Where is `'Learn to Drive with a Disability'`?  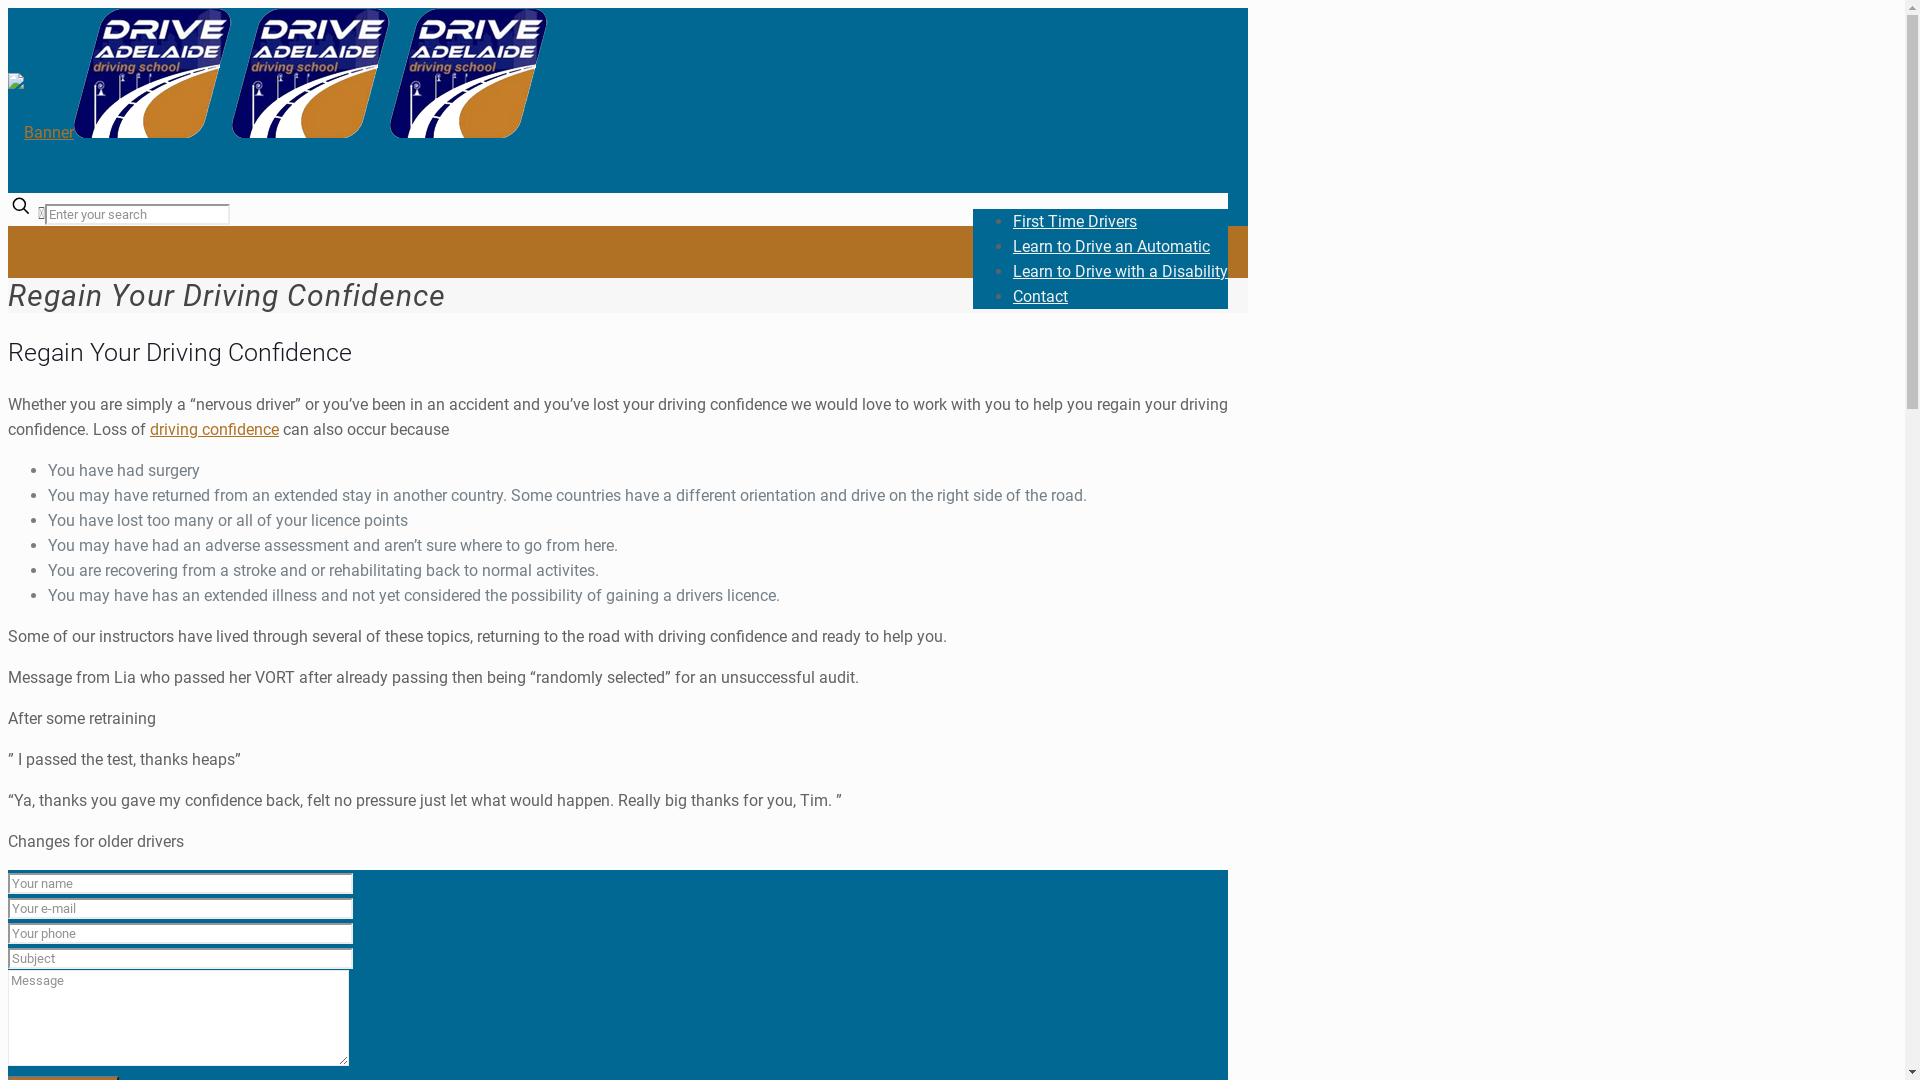 'Learn to Drive with a Disability' is located at coordinates (1120, 271).